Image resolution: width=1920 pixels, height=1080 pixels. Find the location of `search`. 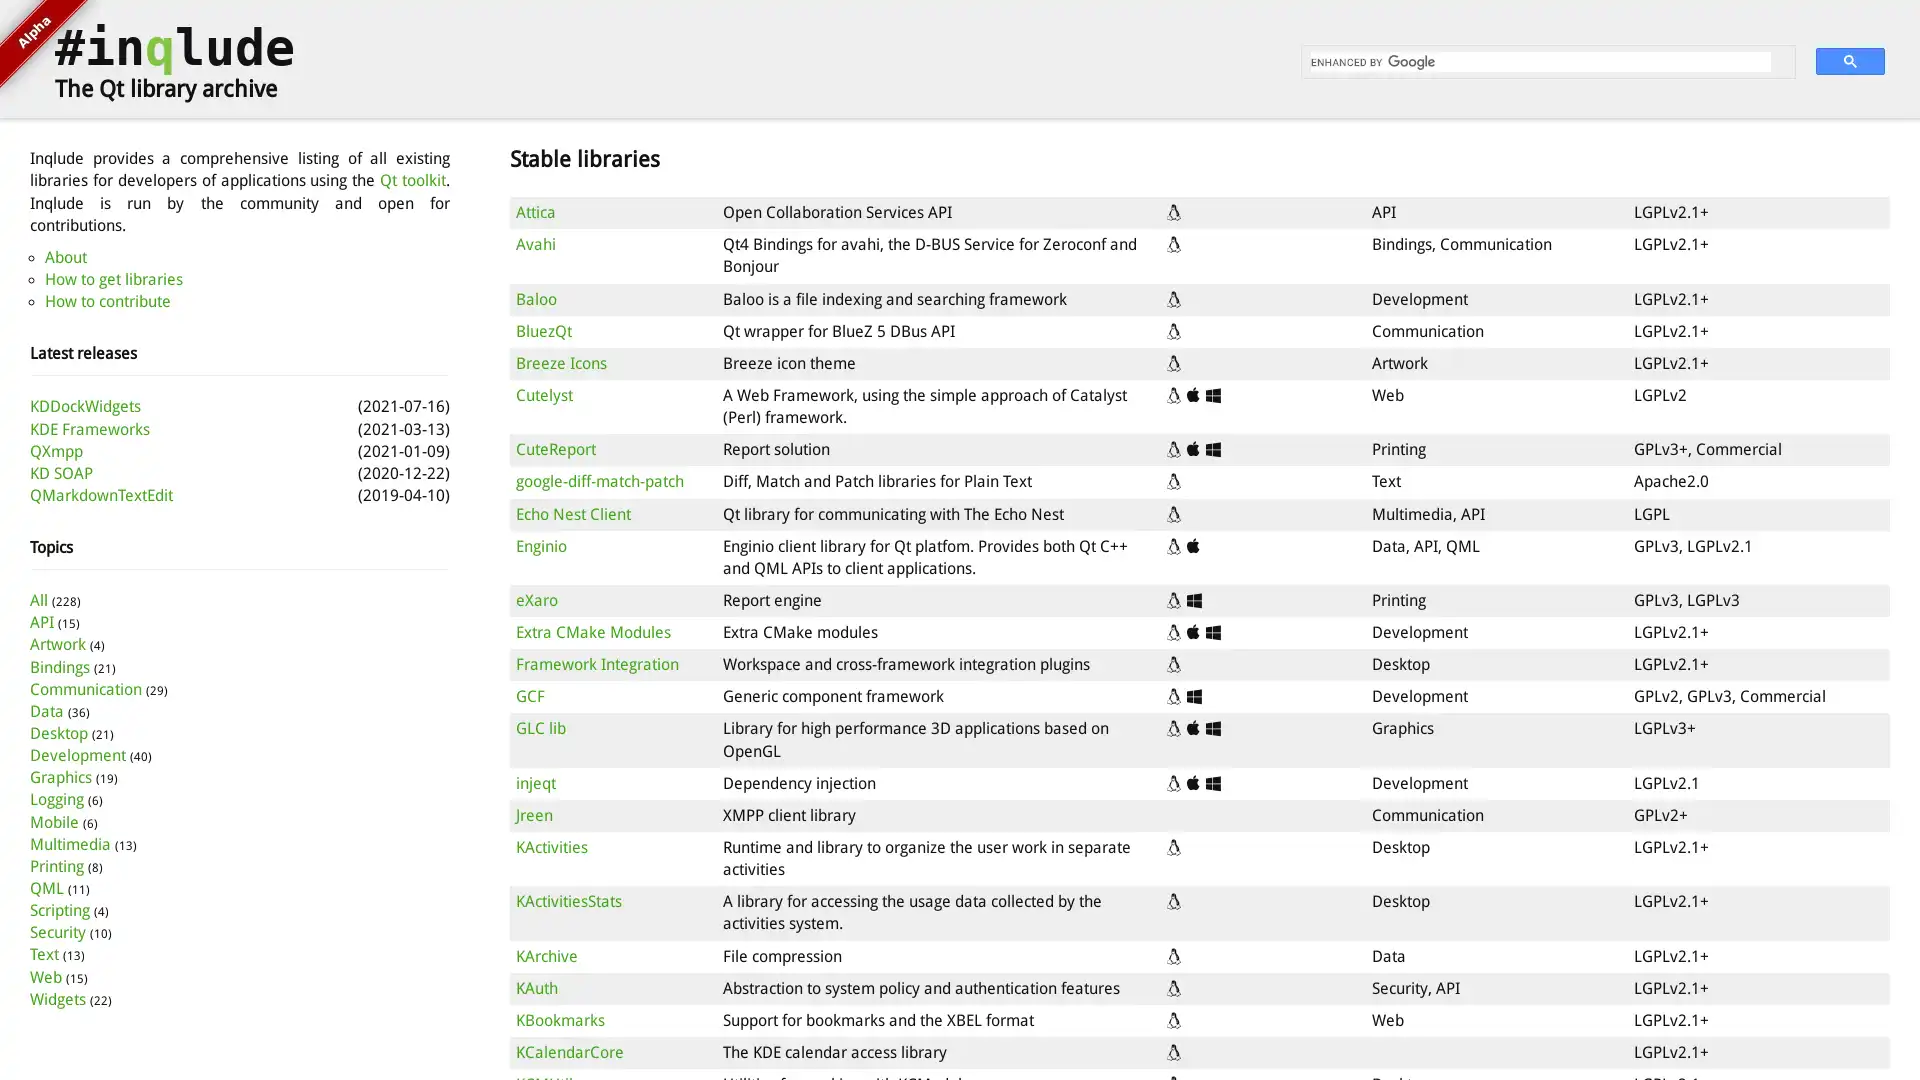

search is located at coordinates (1849, 60).